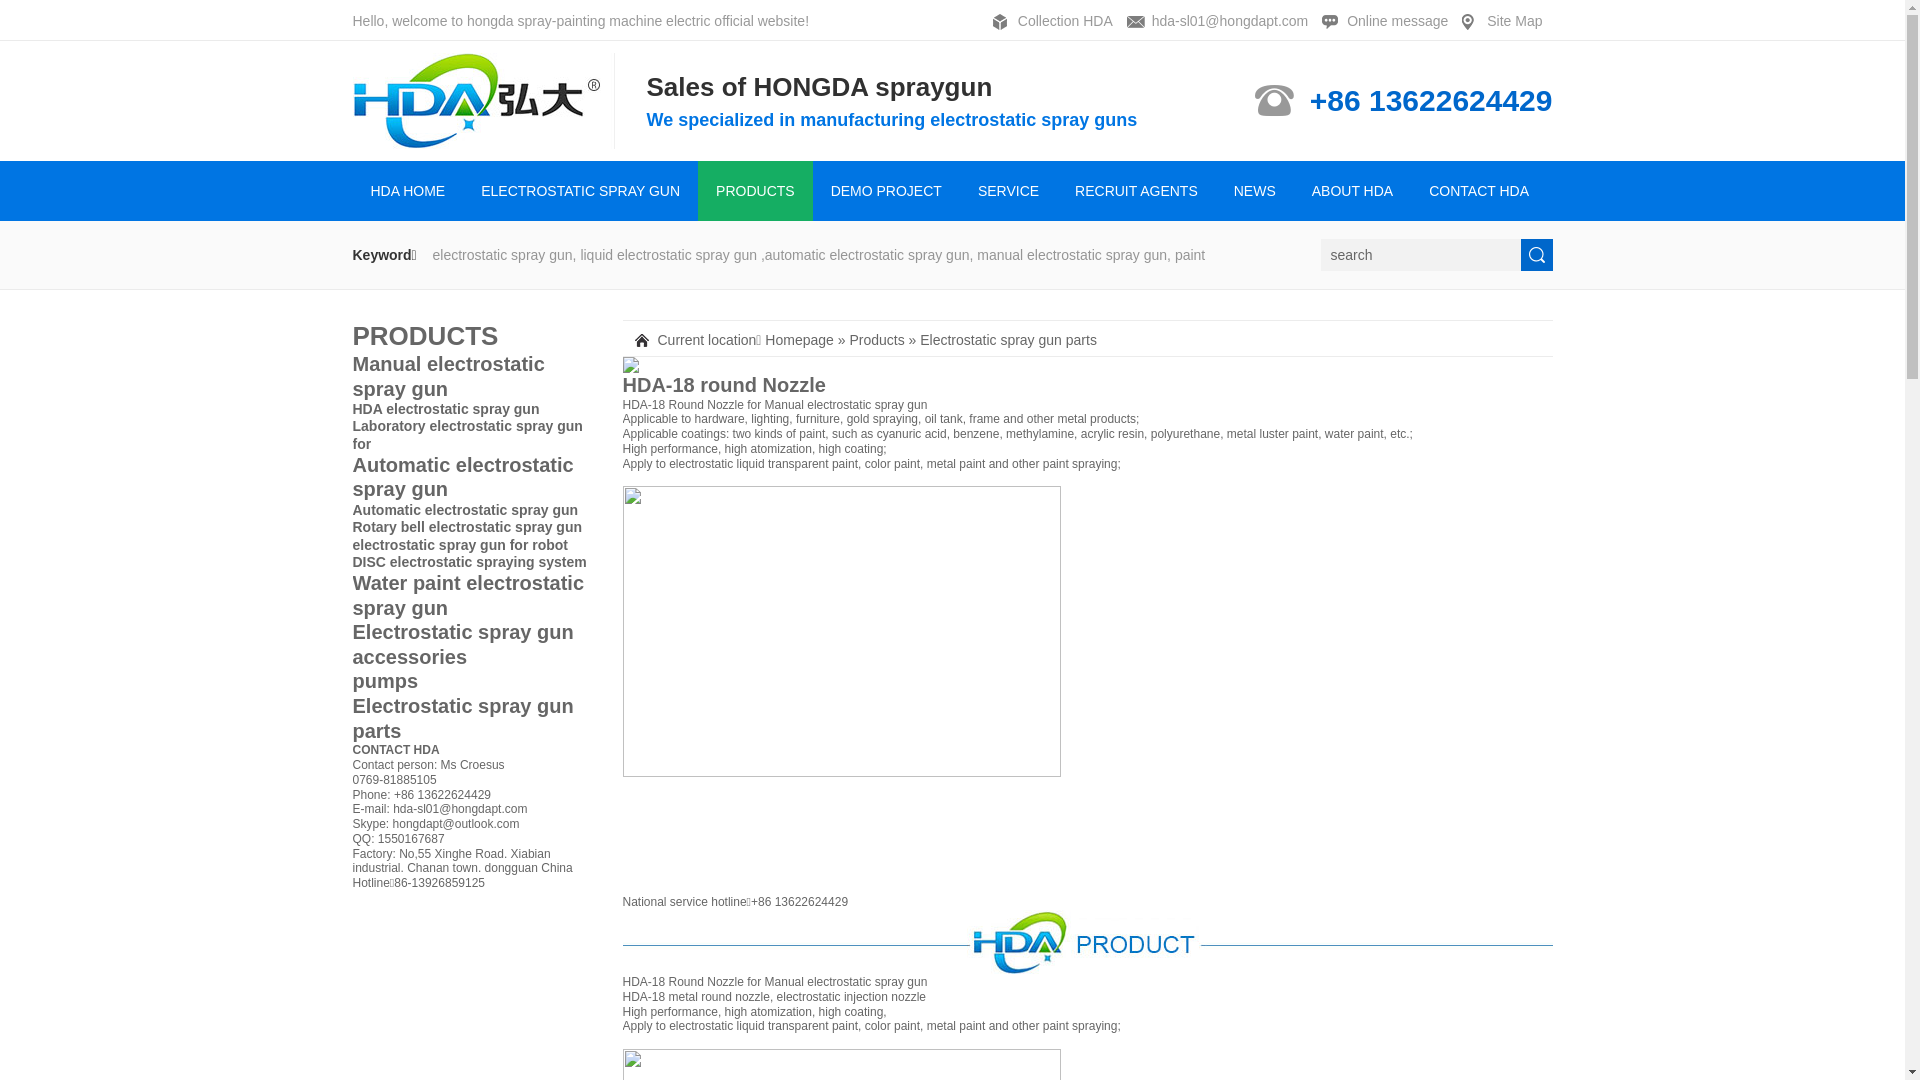 The height and width of the screenshot is (1080, 1920). Describe the element at coordinates (468, 562) in the screenshot. I see `'DISC electrostatic spraying system'` at that location.